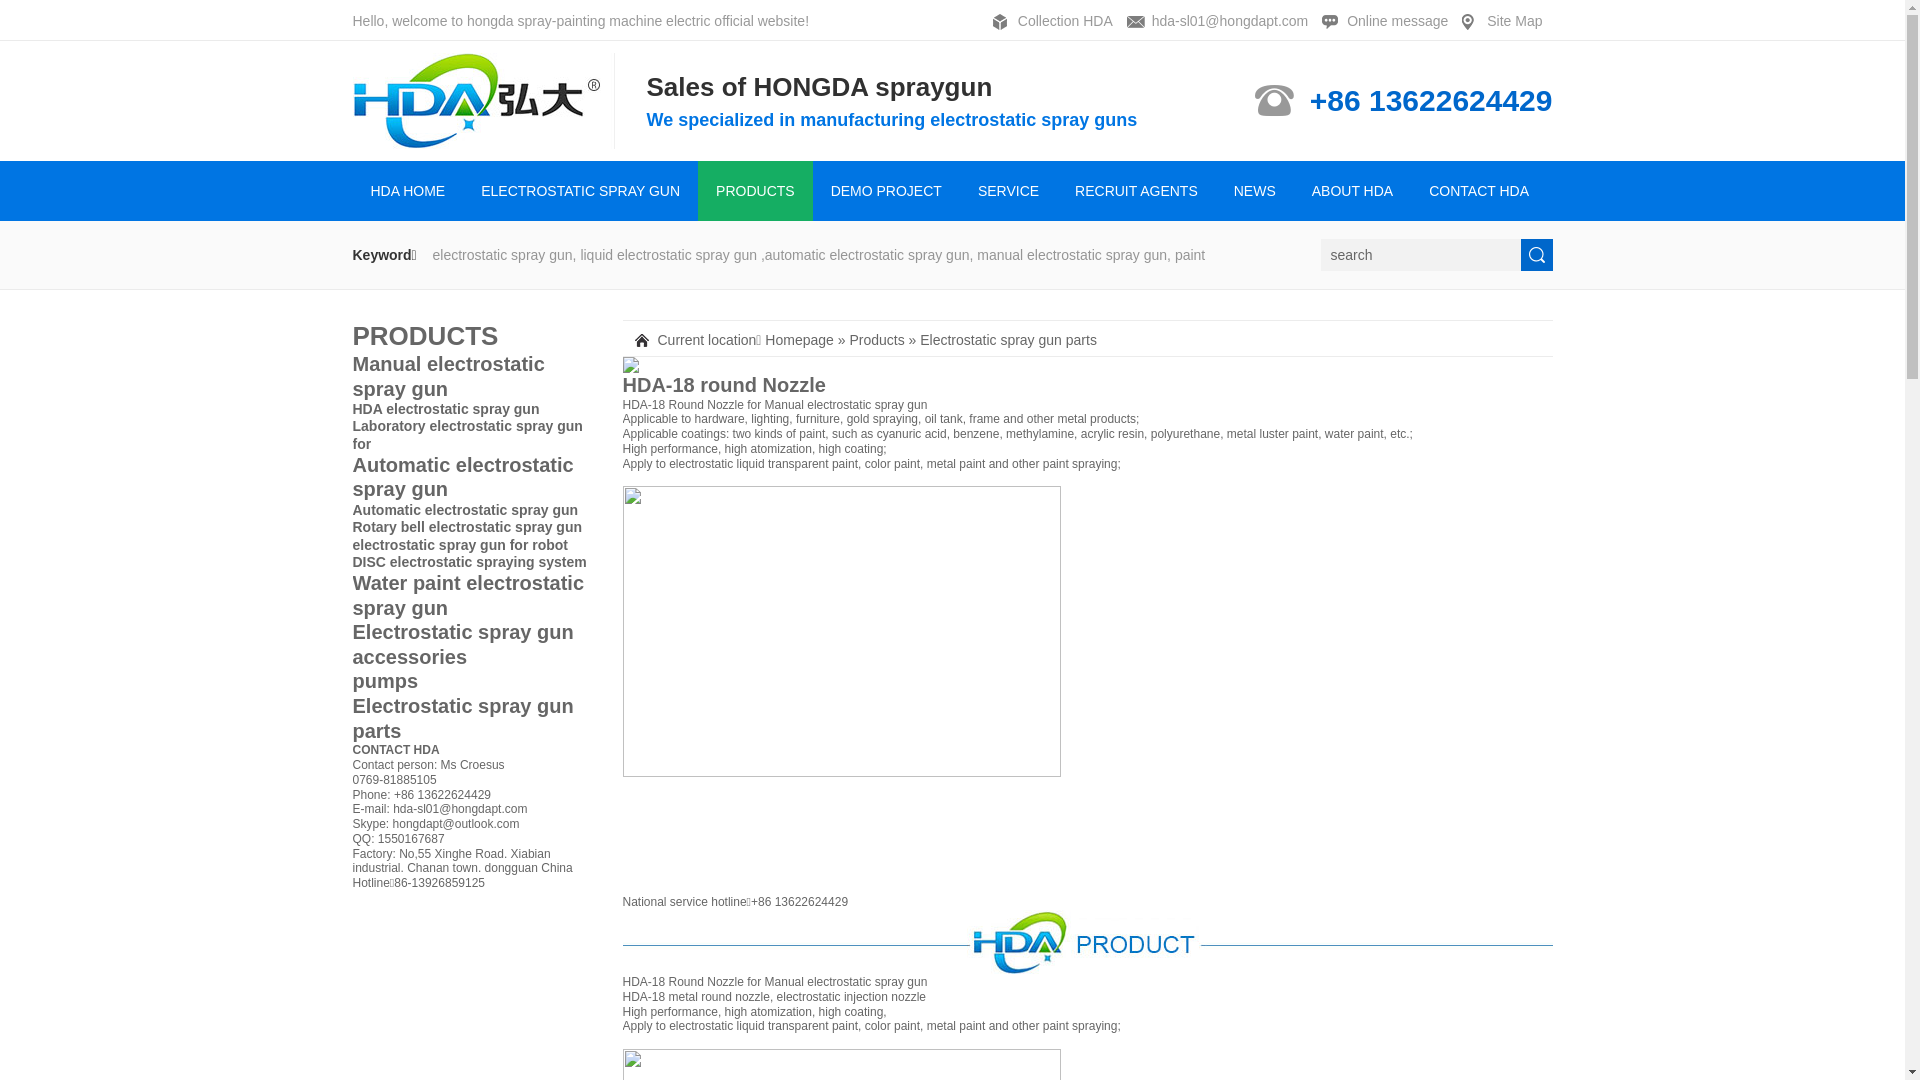 The height and width of the screenshot is (1080, 1920). Describe the element at coordinates (468, 562) in the screenshot. I see `'DISC electrostatic spraying system'` at that location.